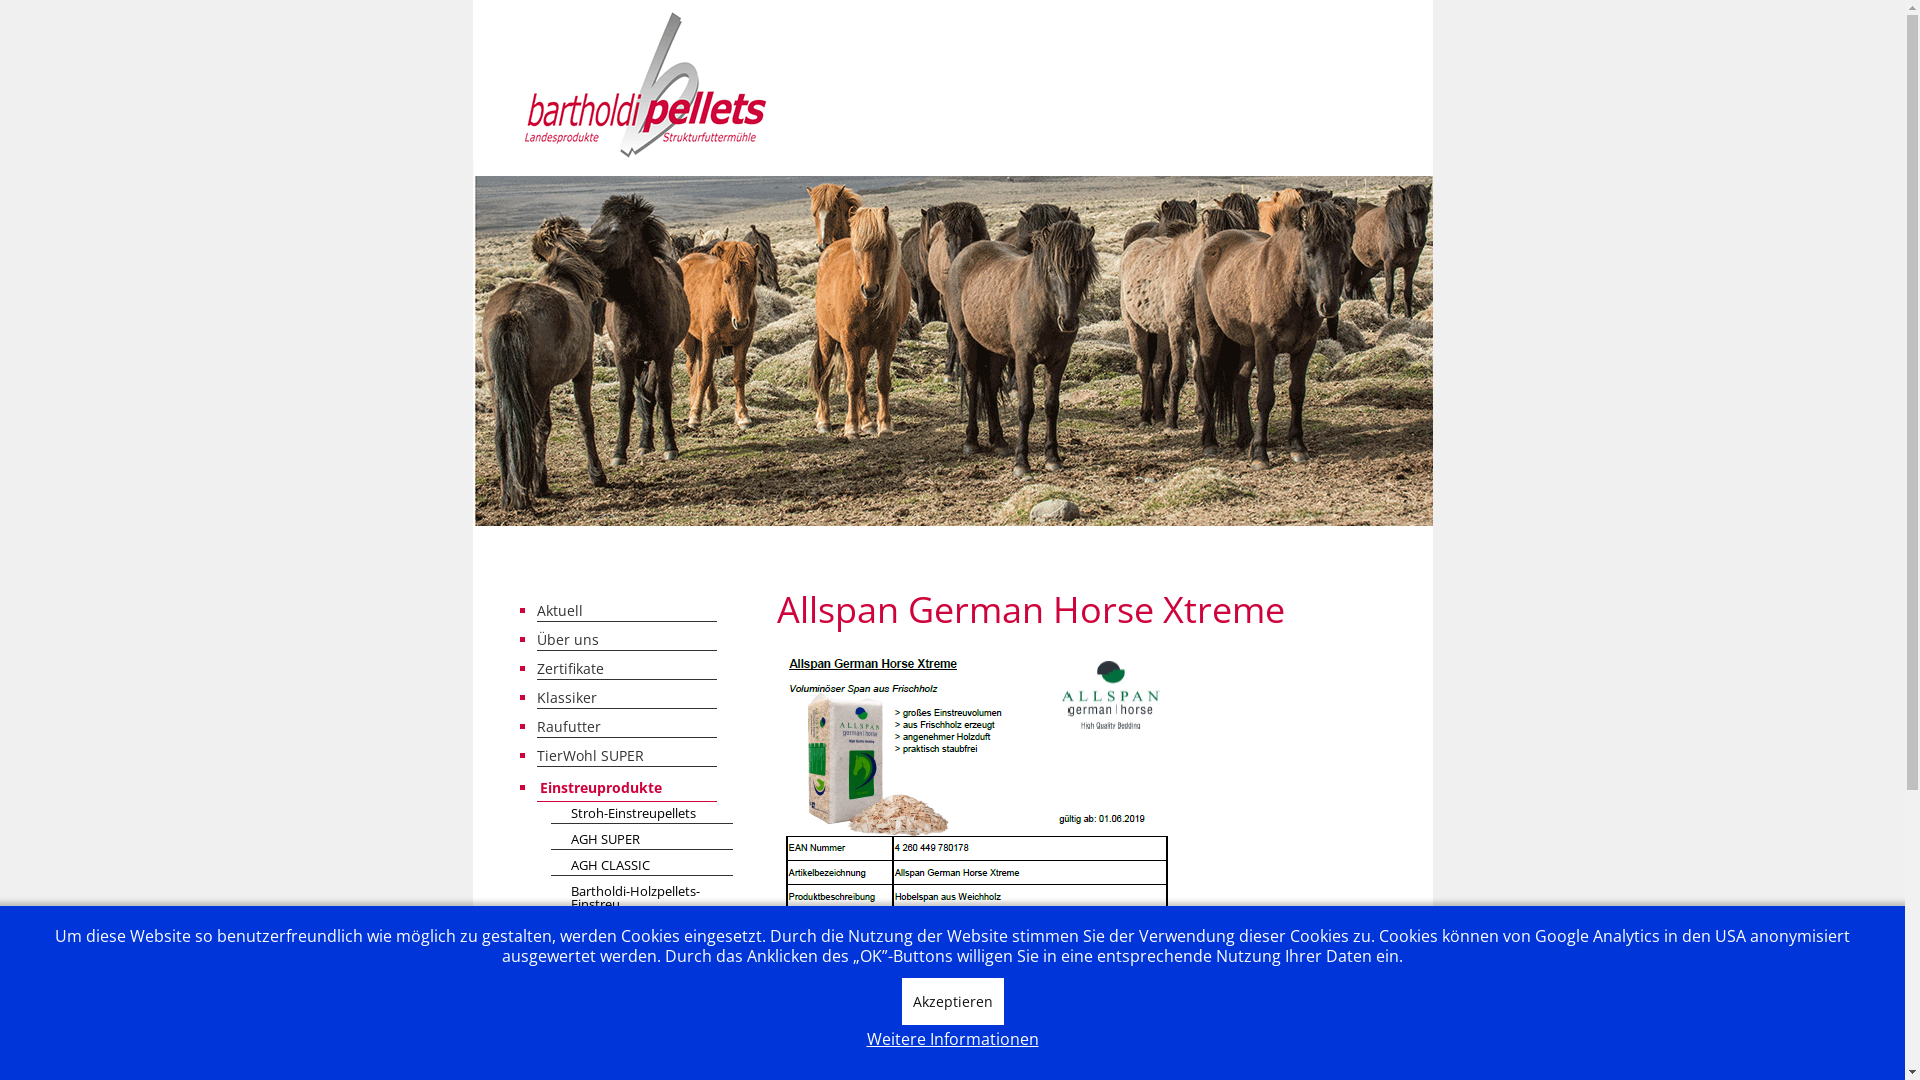 The width and height of the screenshot is (1920, 1080). I want to click on 'Akzeptieren', so click(952, 1001).